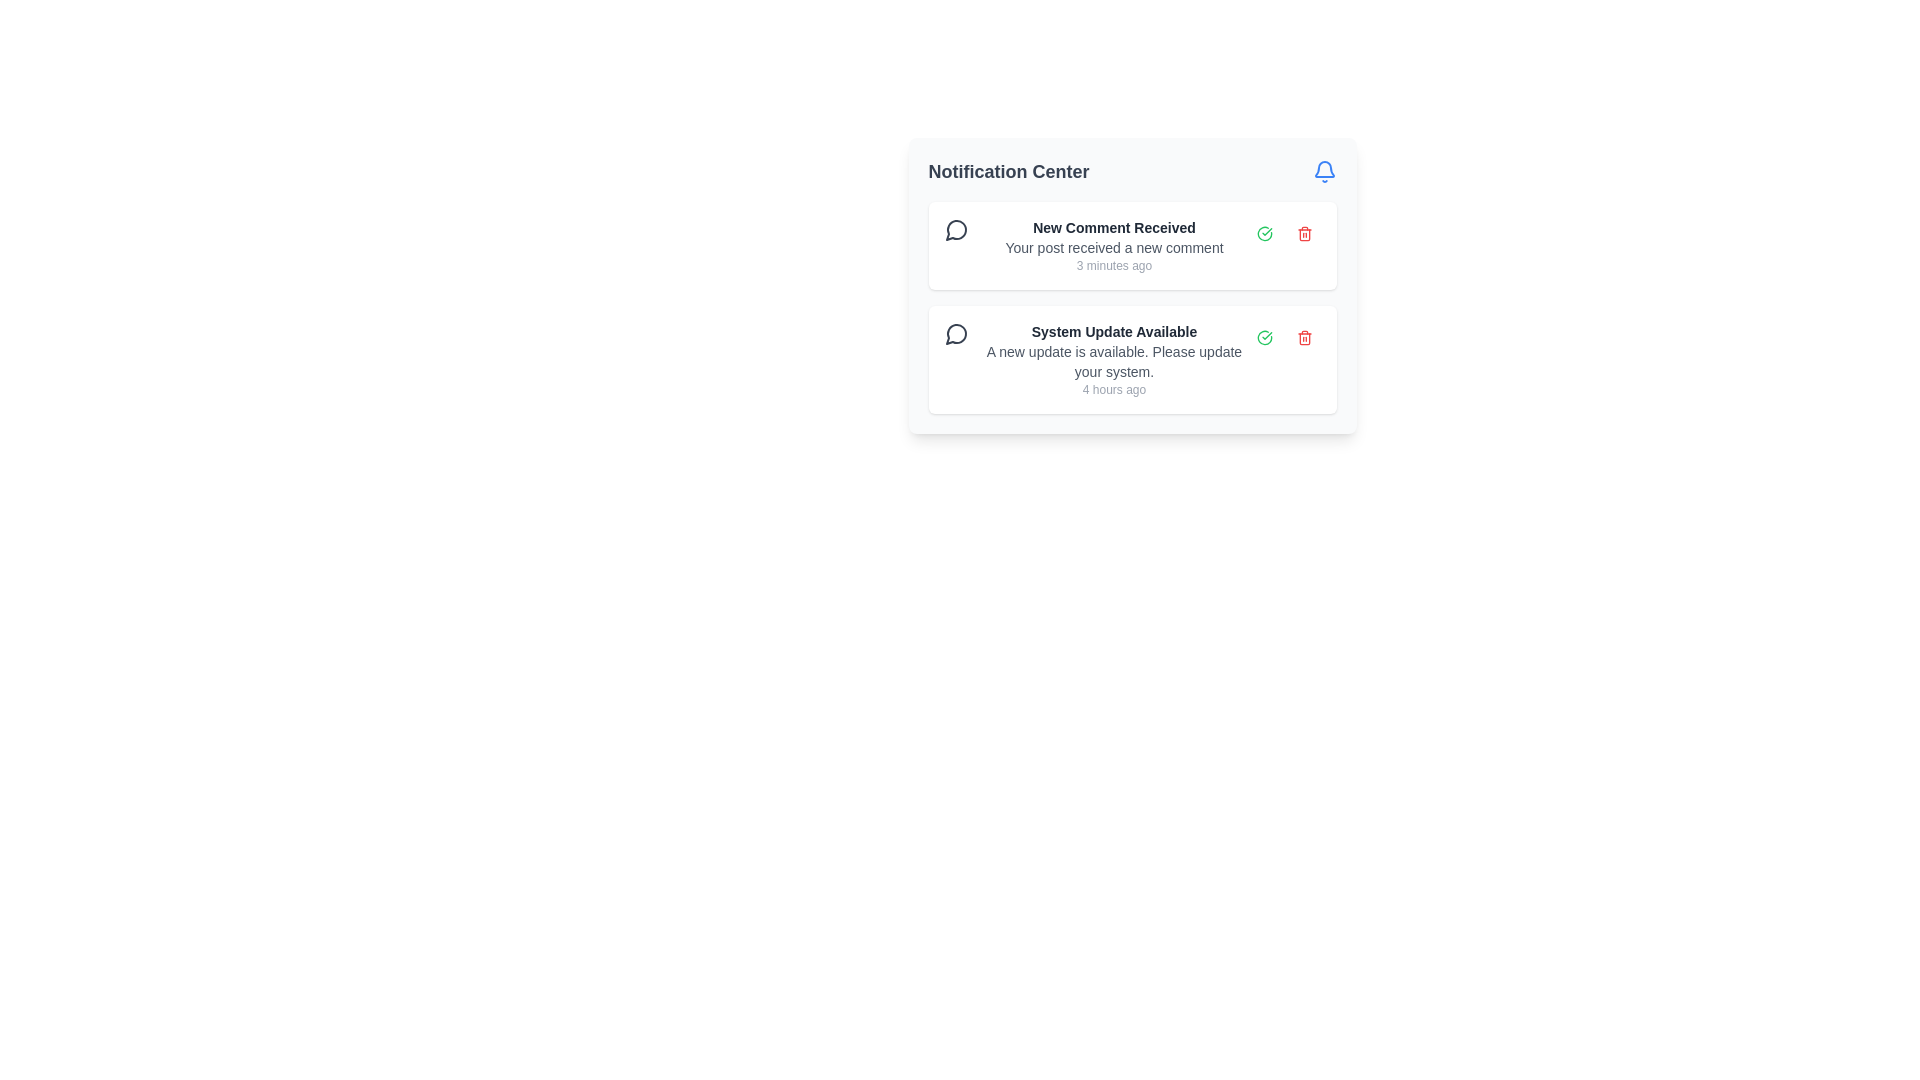  I want to click on text label that serves as the header for the notification message, located at the top of the first notification item in the Notification Center, so click(1113, 226).